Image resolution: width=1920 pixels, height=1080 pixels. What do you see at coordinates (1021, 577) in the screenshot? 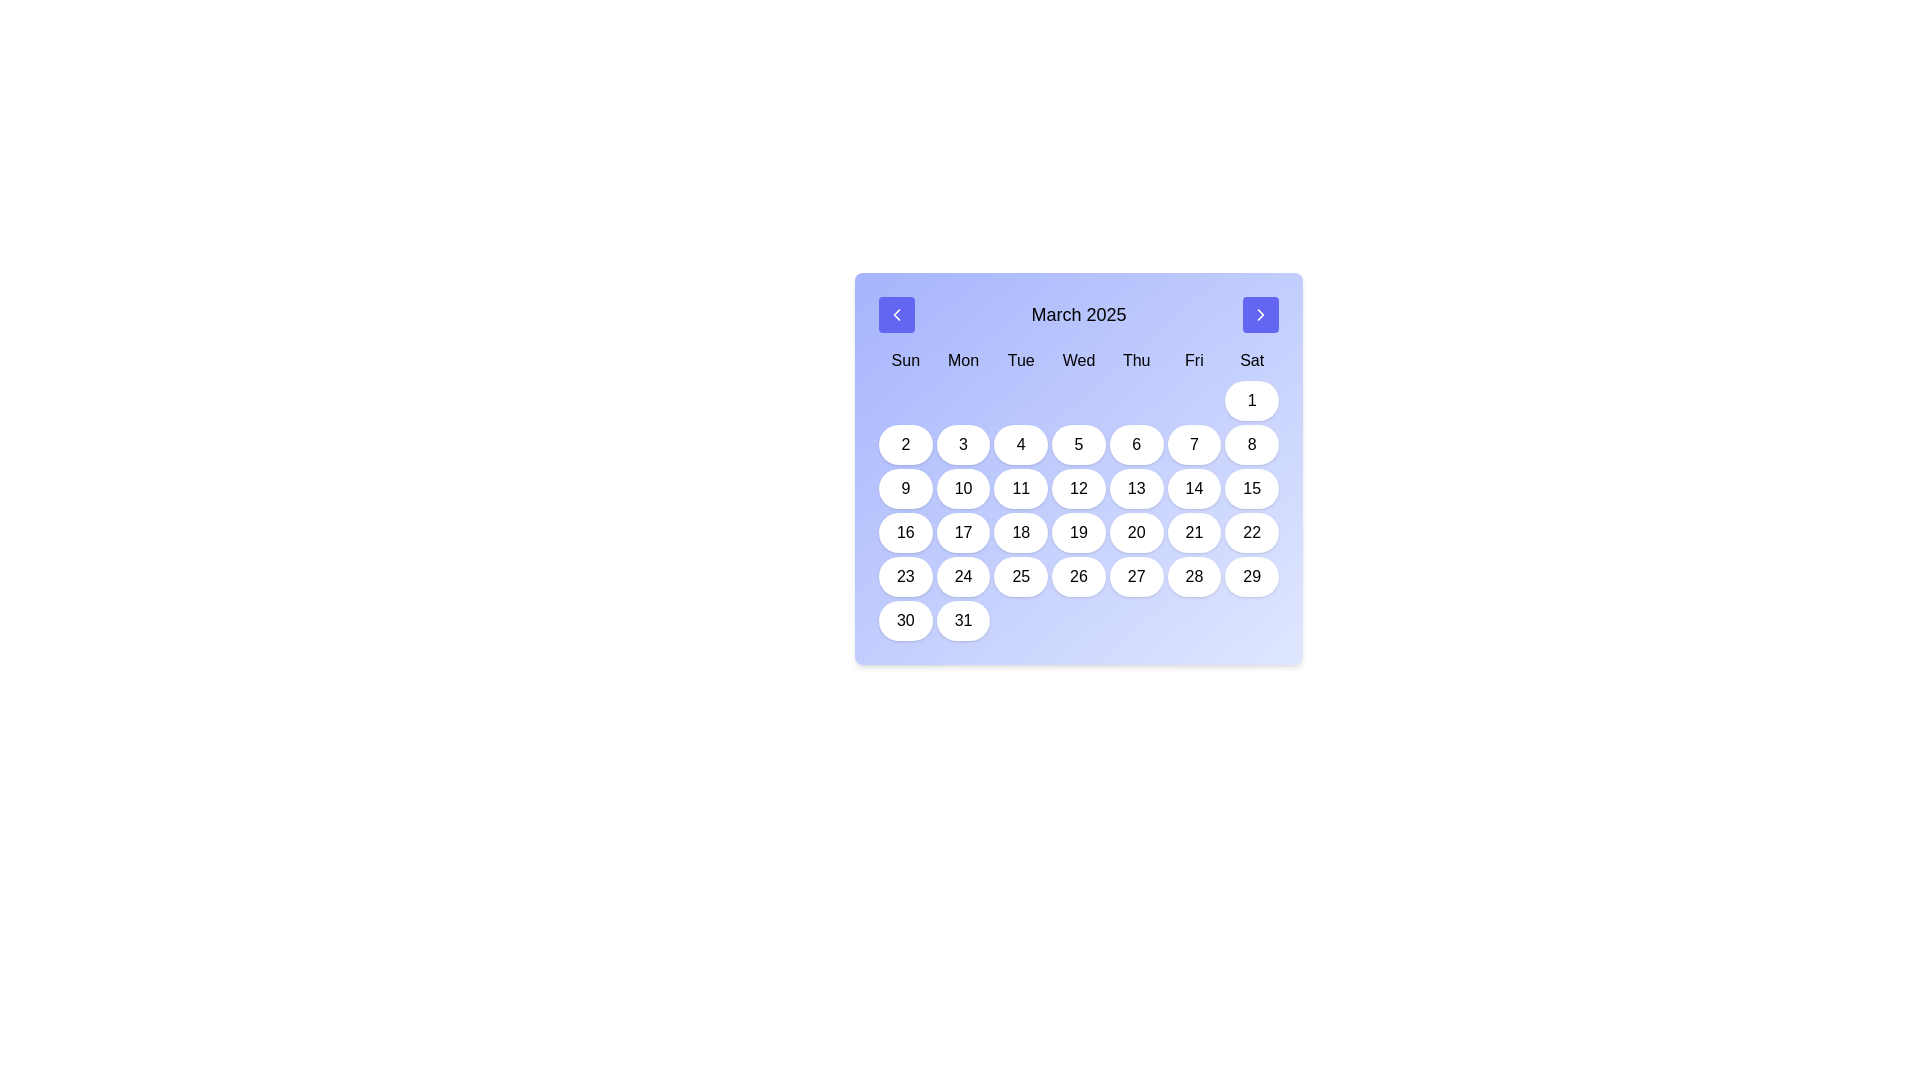
I see `the circular button with a white background and the number '25' centered in black text` at bounding box center [1021, 577].